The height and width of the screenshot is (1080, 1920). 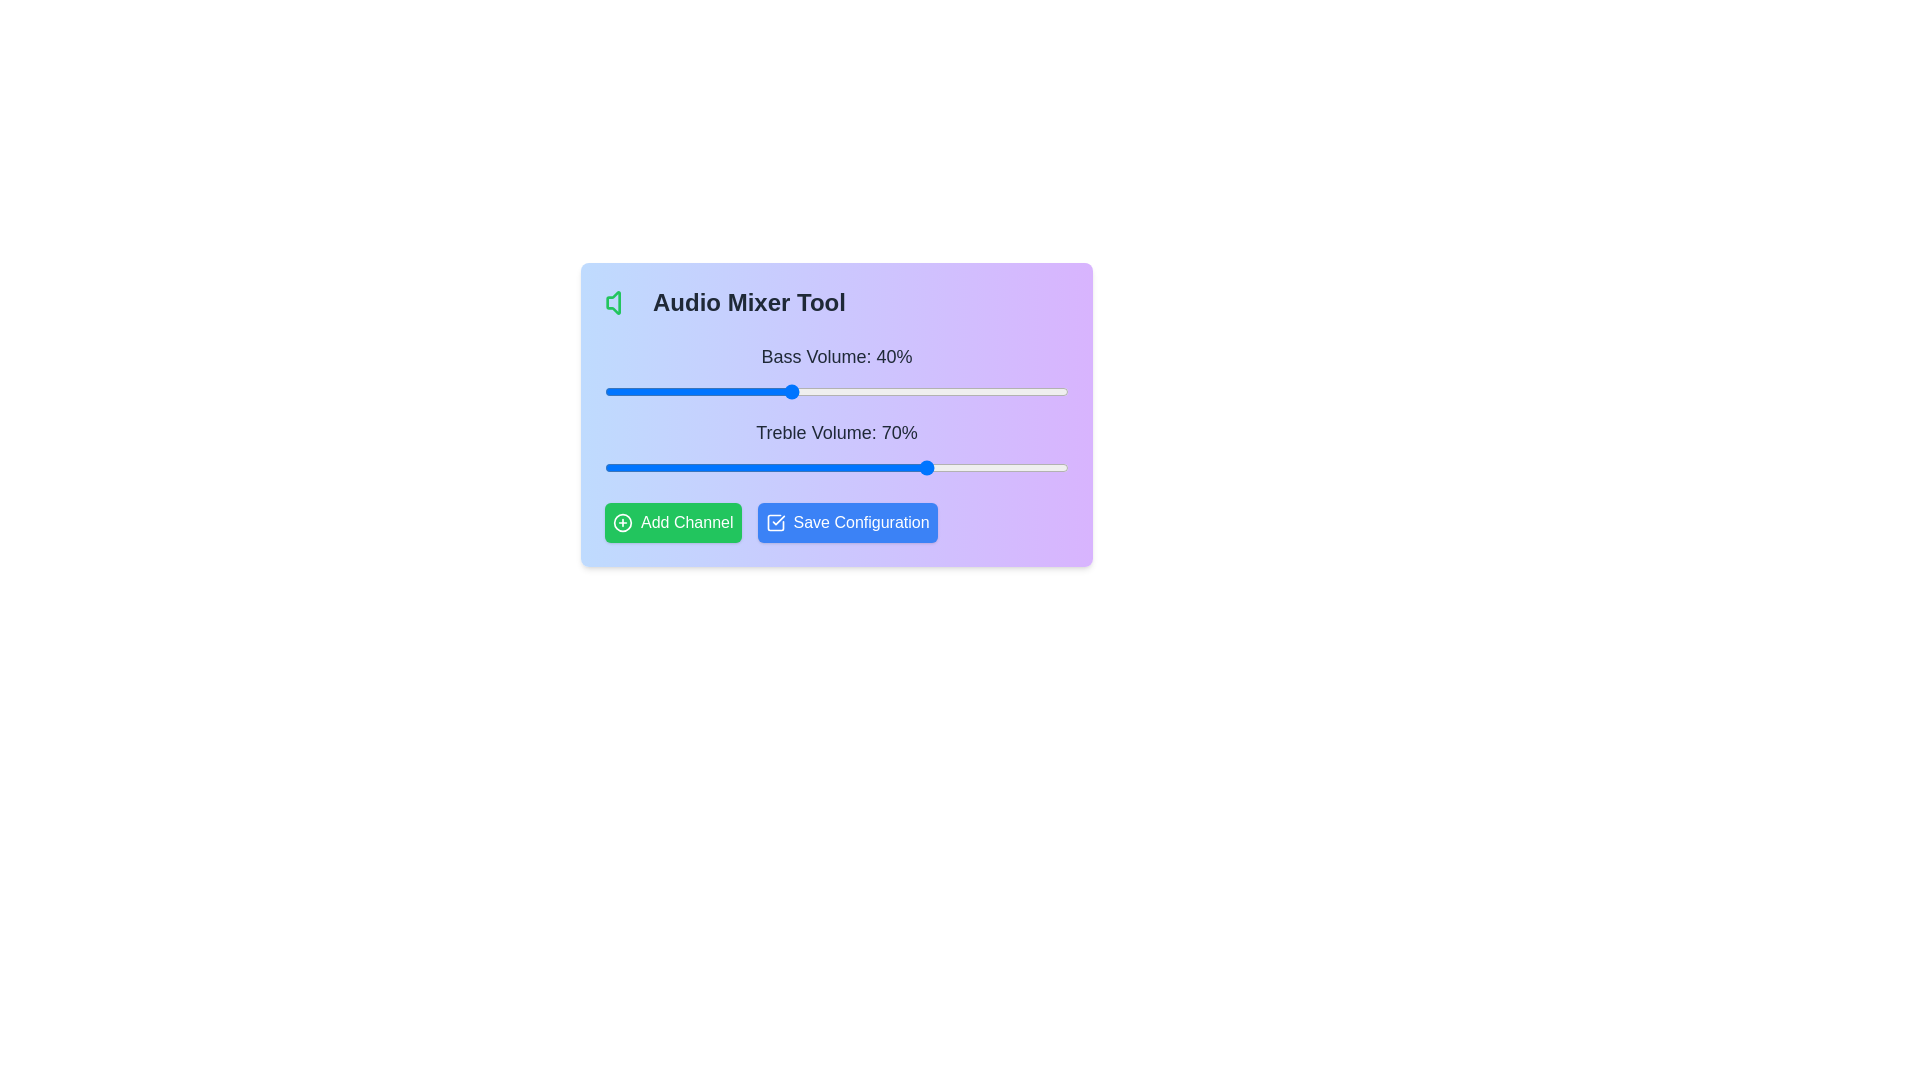 I want to click on treble volume, so click(x=882, y=467).